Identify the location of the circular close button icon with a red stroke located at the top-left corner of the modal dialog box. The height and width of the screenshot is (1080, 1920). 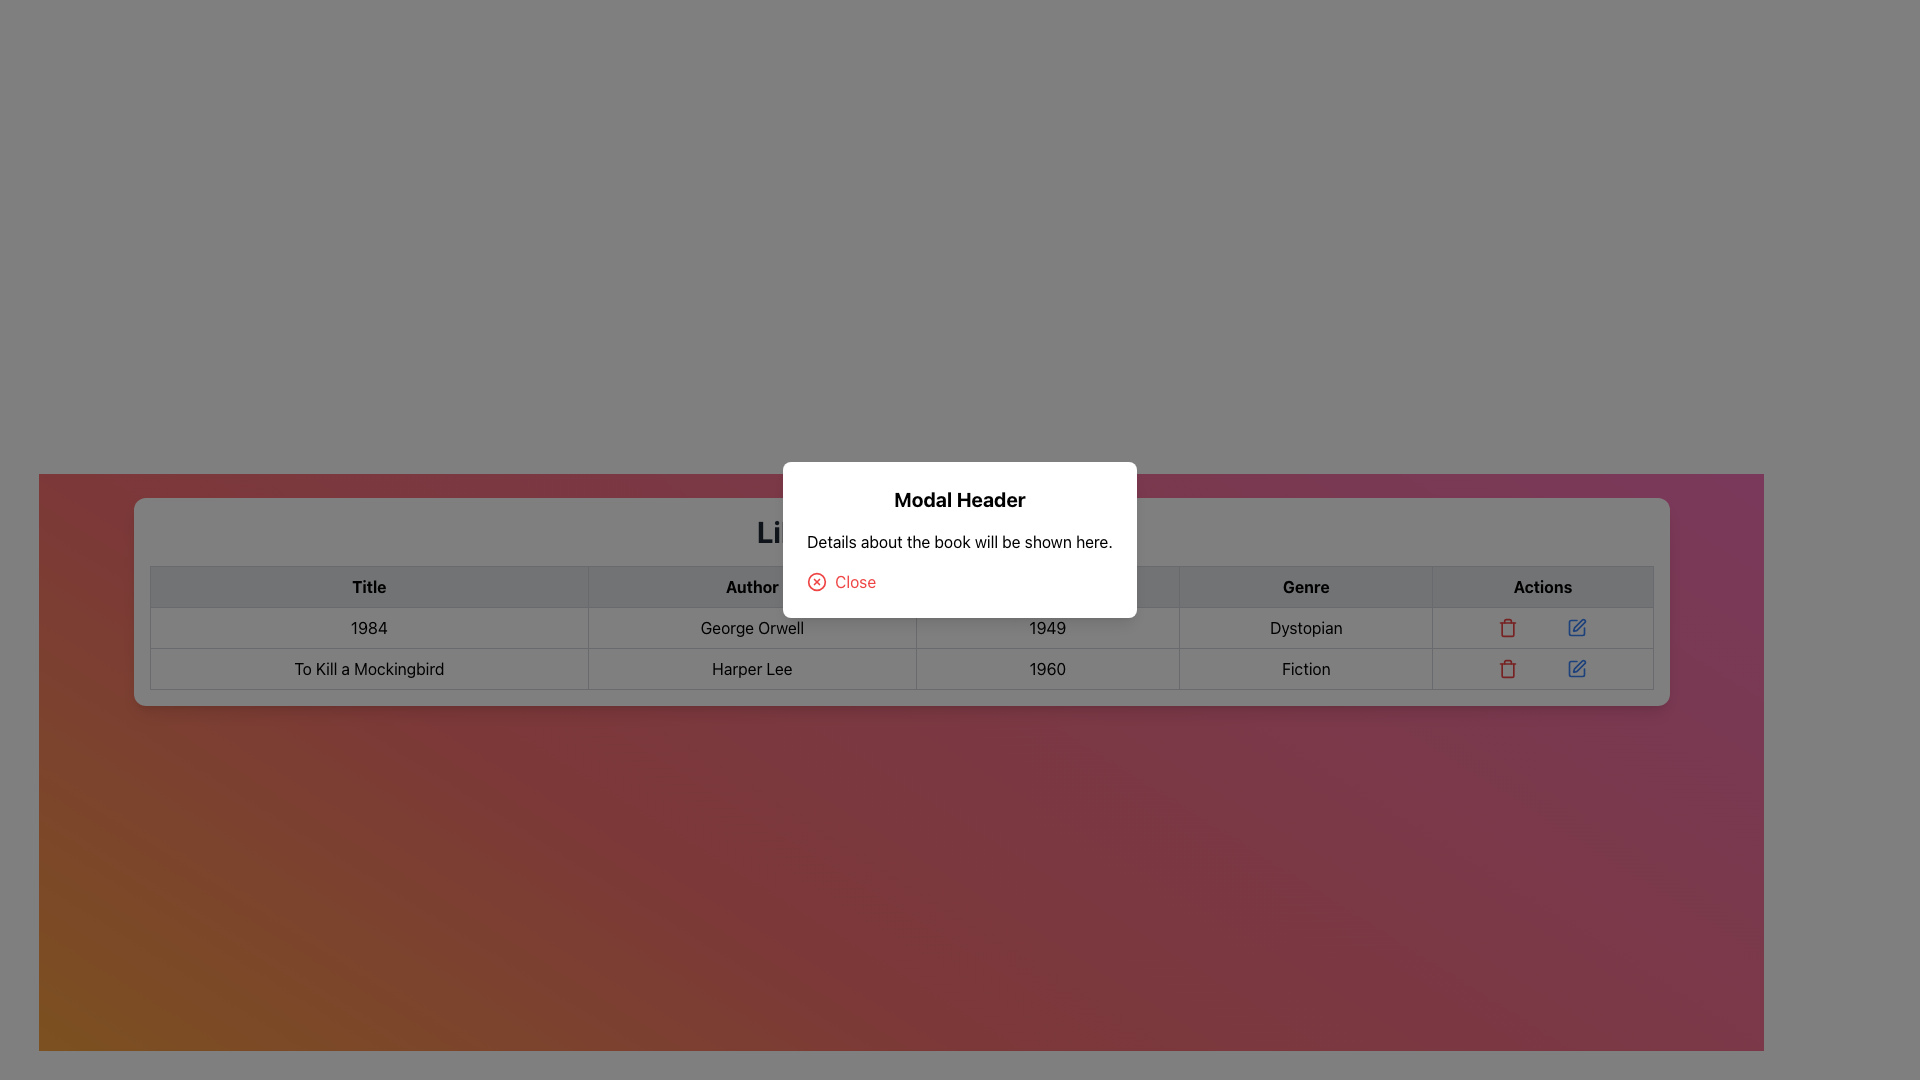
(816, 582).